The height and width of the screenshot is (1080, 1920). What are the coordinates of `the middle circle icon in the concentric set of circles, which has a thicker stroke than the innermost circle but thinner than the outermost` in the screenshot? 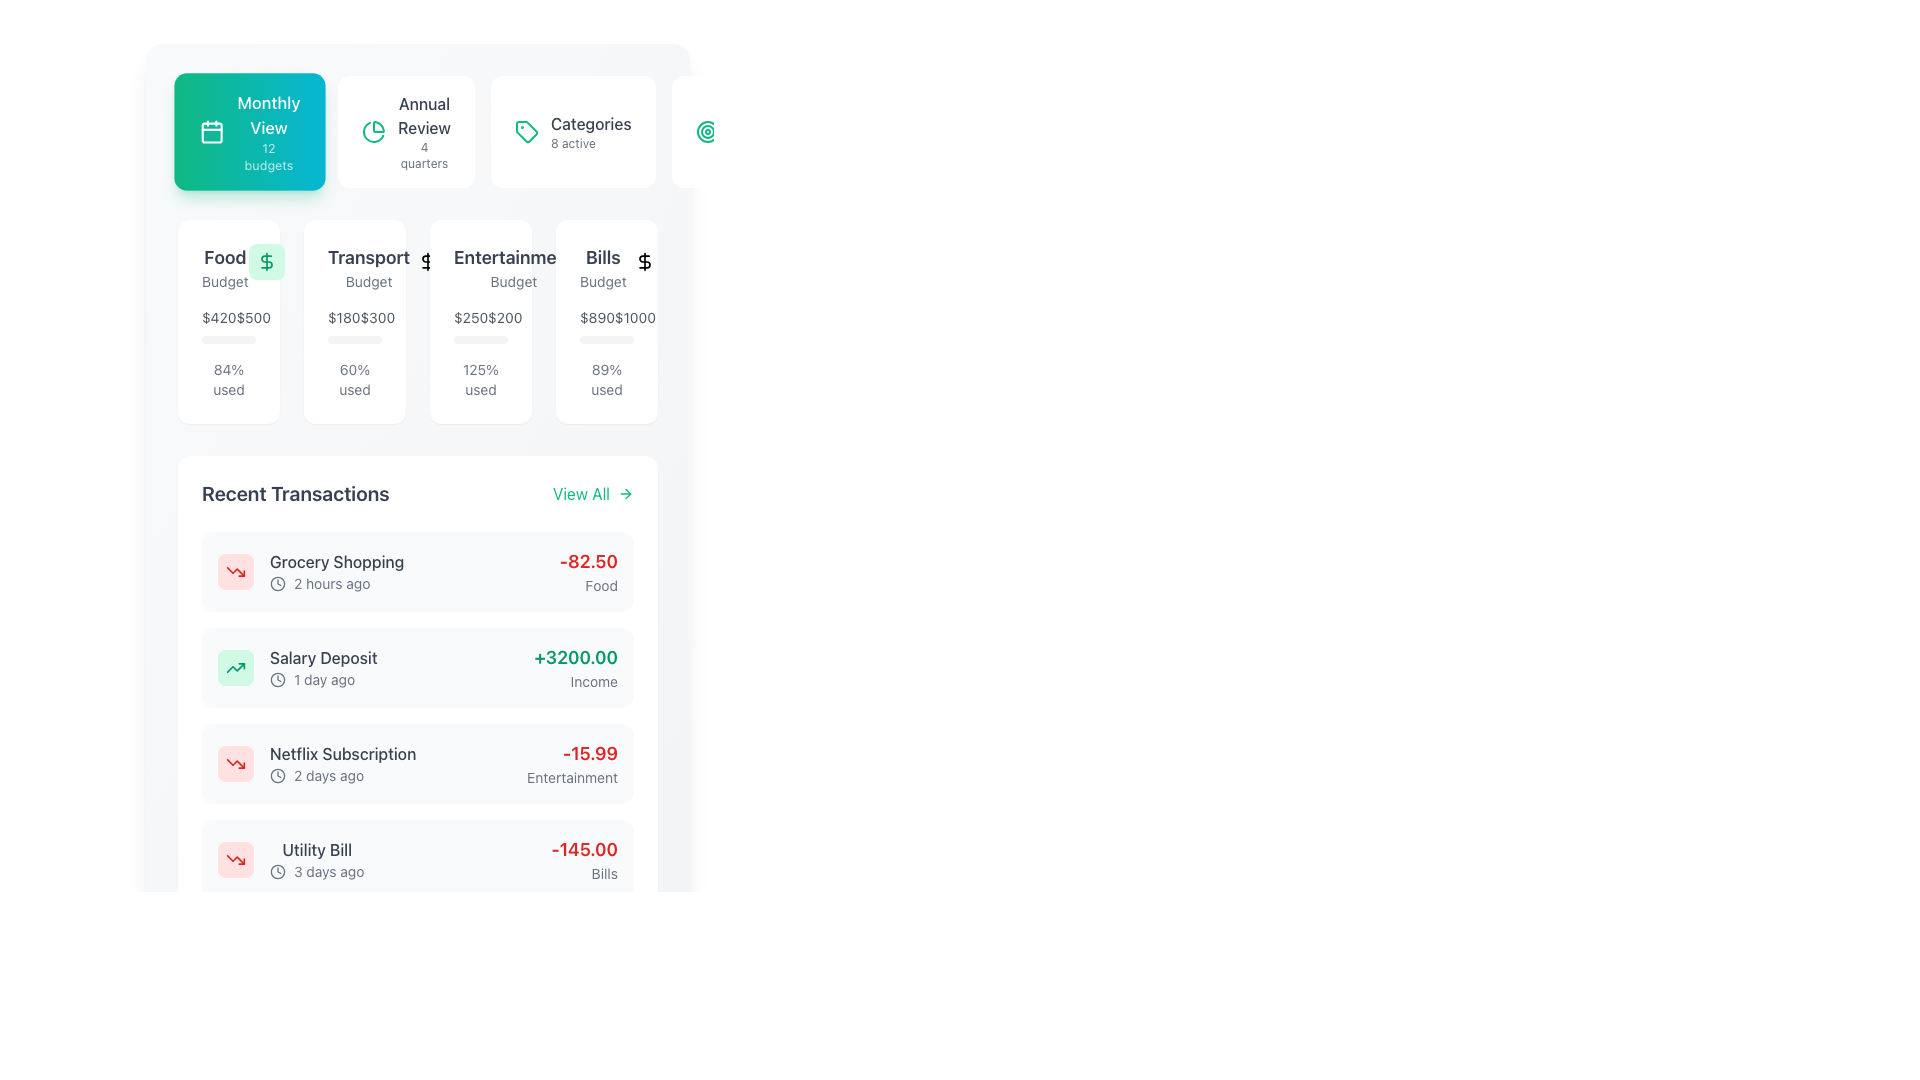 It's located at (707, 131).